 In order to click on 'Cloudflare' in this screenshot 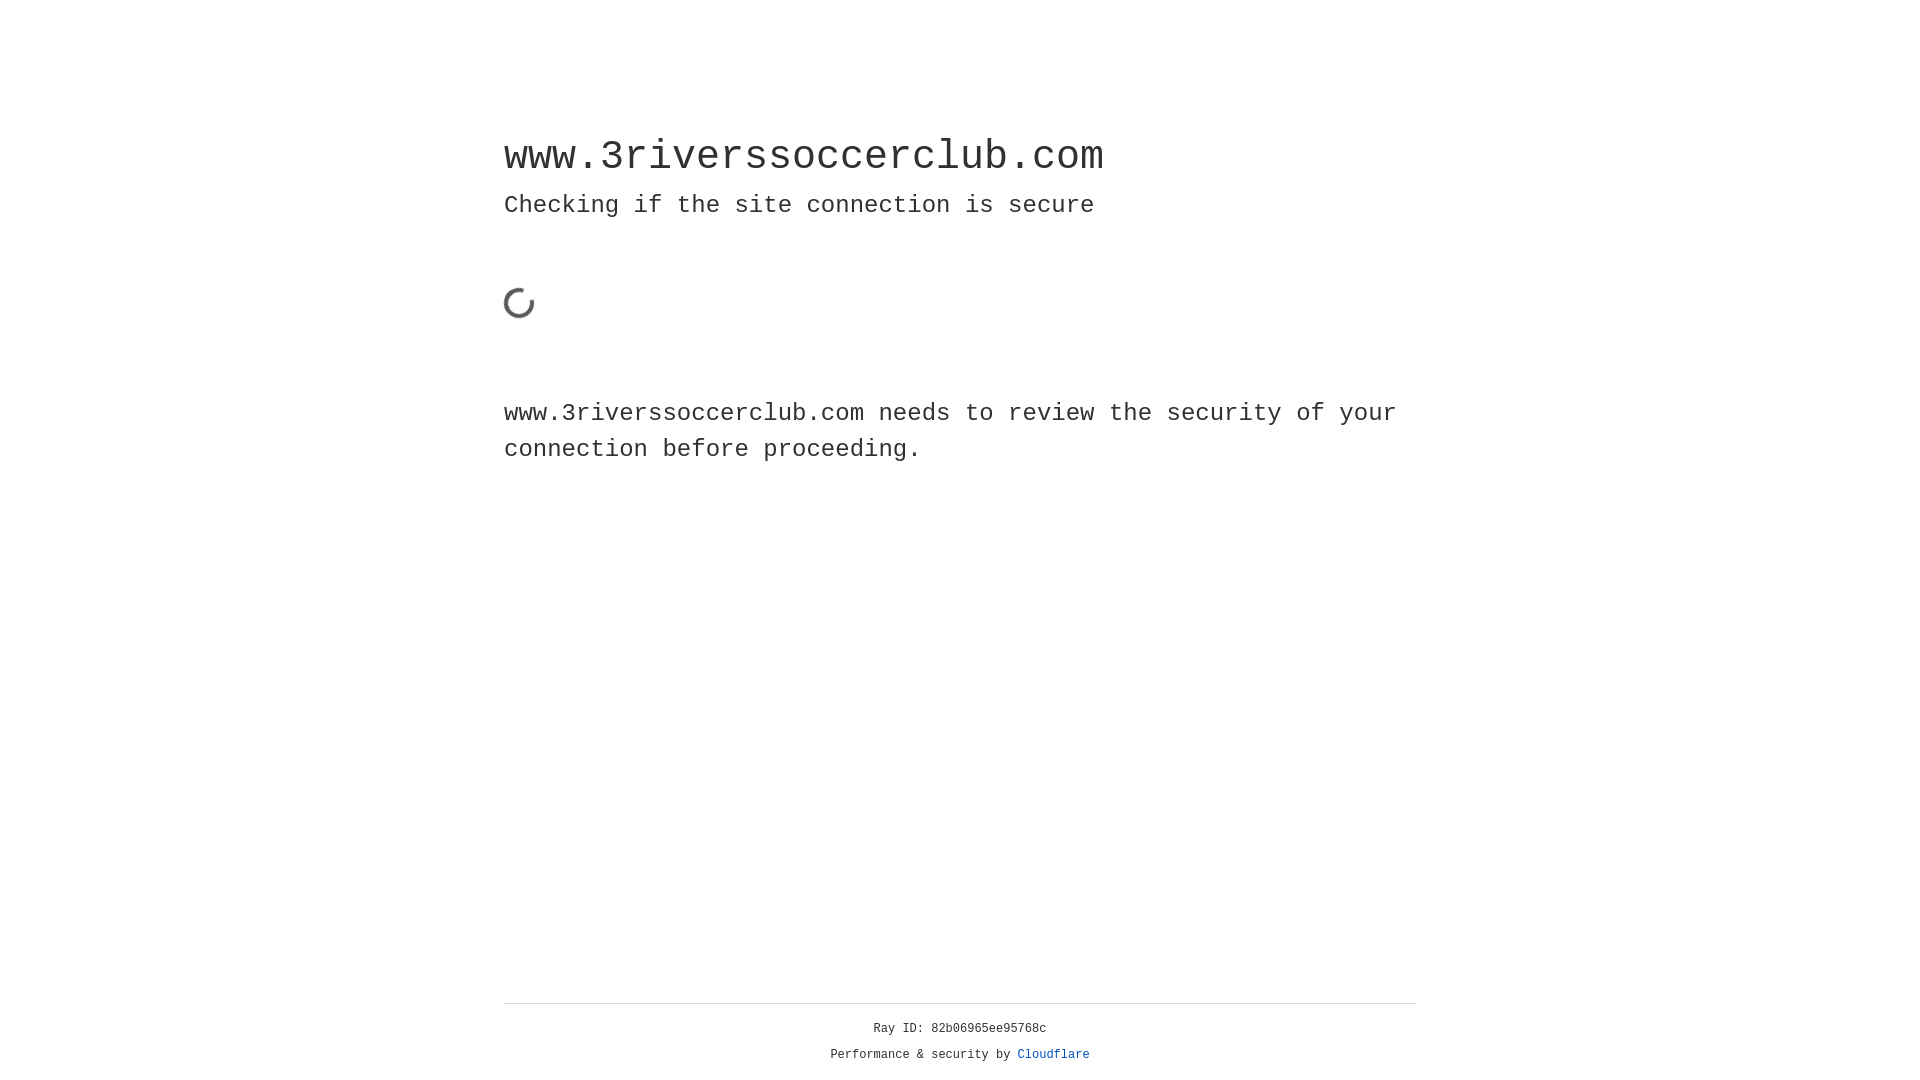, I will do `click(1053, 1054)`.